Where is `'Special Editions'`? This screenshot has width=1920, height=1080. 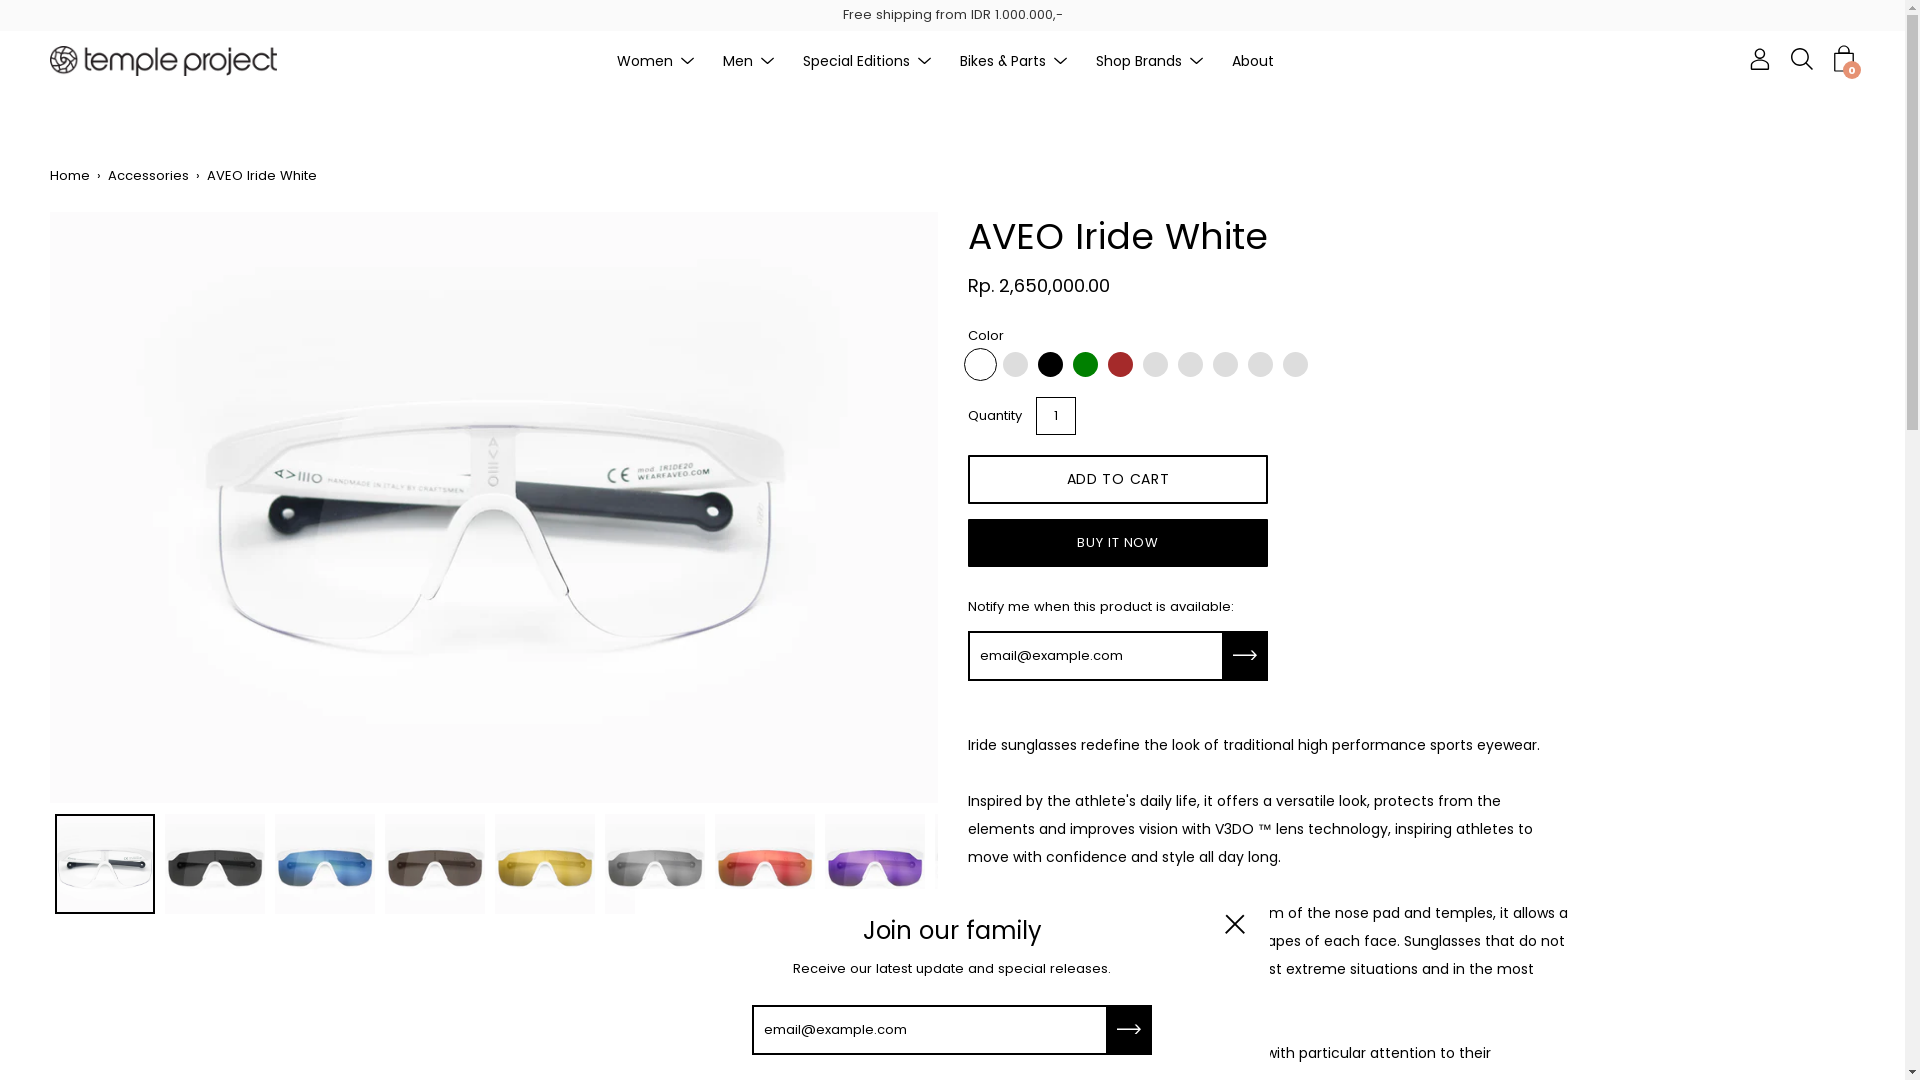
'Special Editions' is located at coordinates (855, 60).